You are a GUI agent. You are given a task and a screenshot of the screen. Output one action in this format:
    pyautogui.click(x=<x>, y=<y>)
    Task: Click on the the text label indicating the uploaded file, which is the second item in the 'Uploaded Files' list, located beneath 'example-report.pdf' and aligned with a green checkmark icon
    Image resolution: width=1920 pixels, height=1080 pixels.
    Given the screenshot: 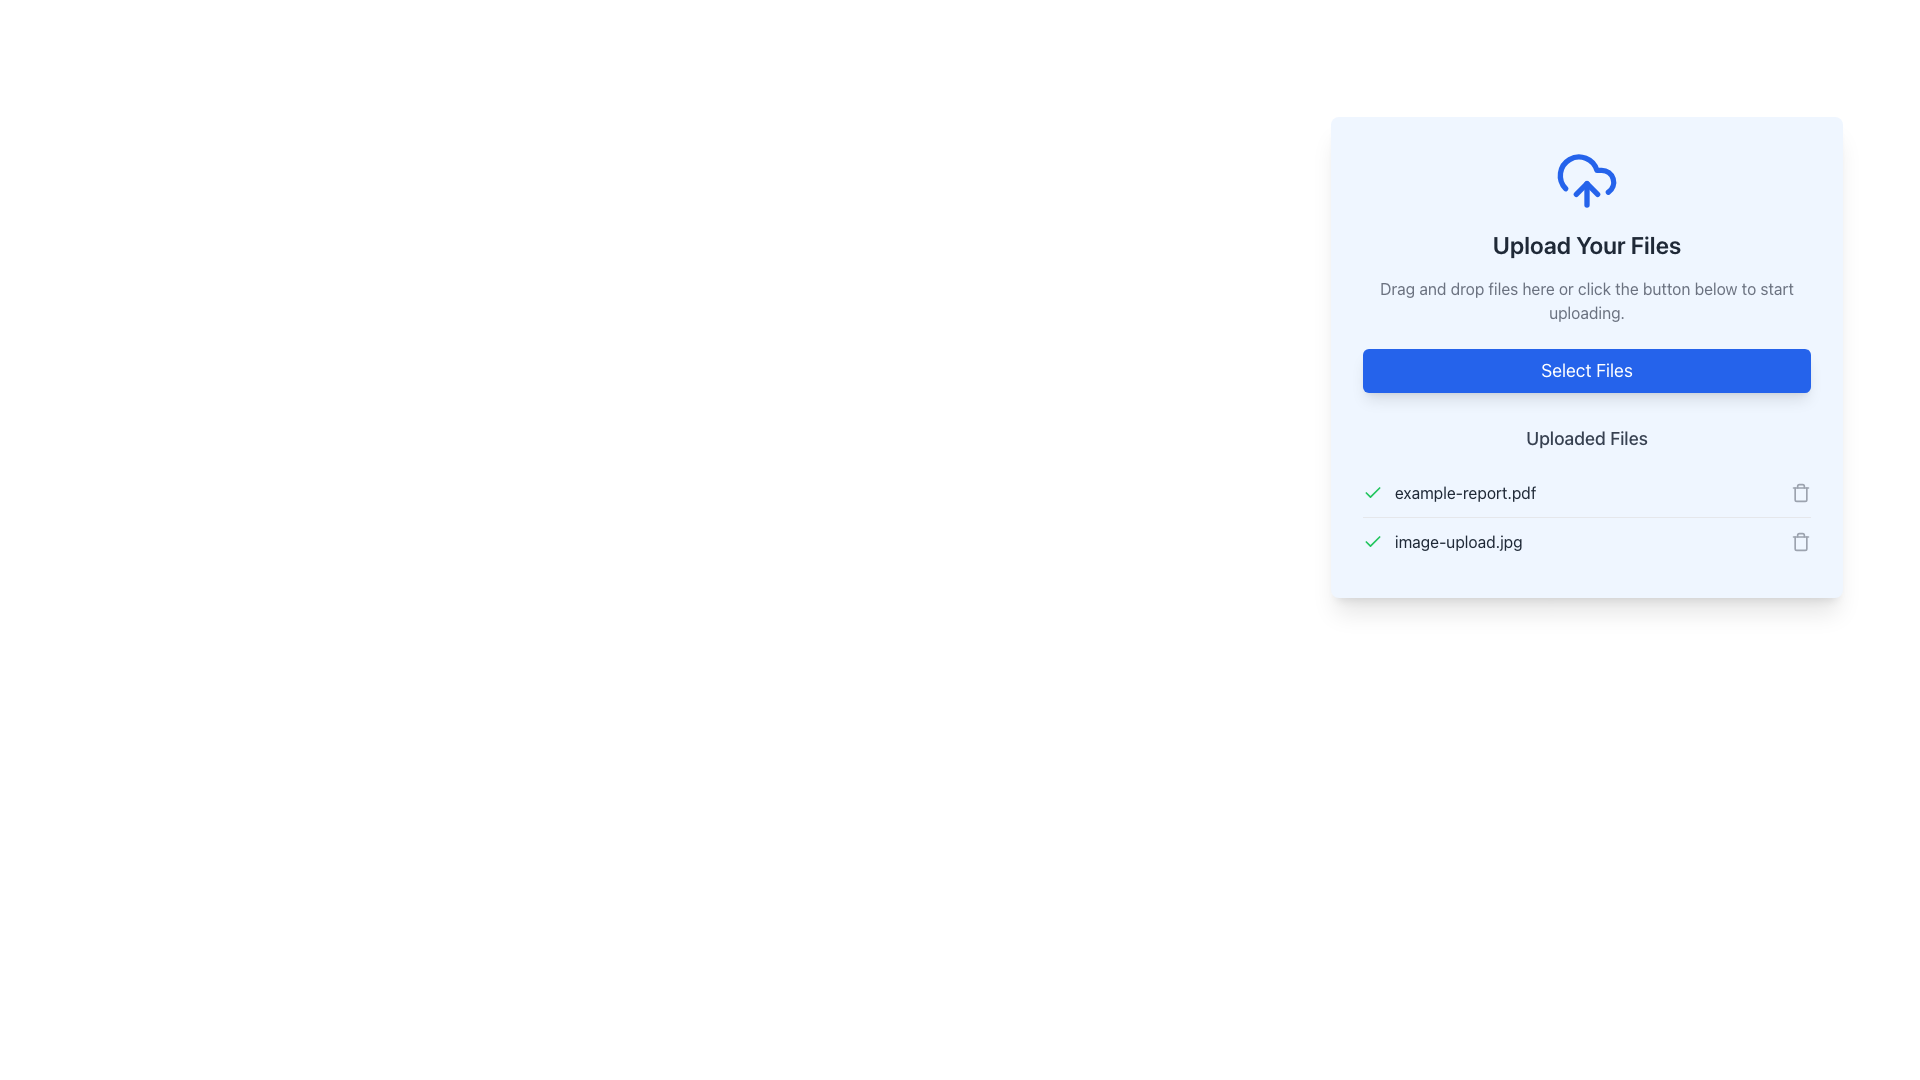 What is the action you would take?
    pyautogui.click(x=1458, y=542)
    